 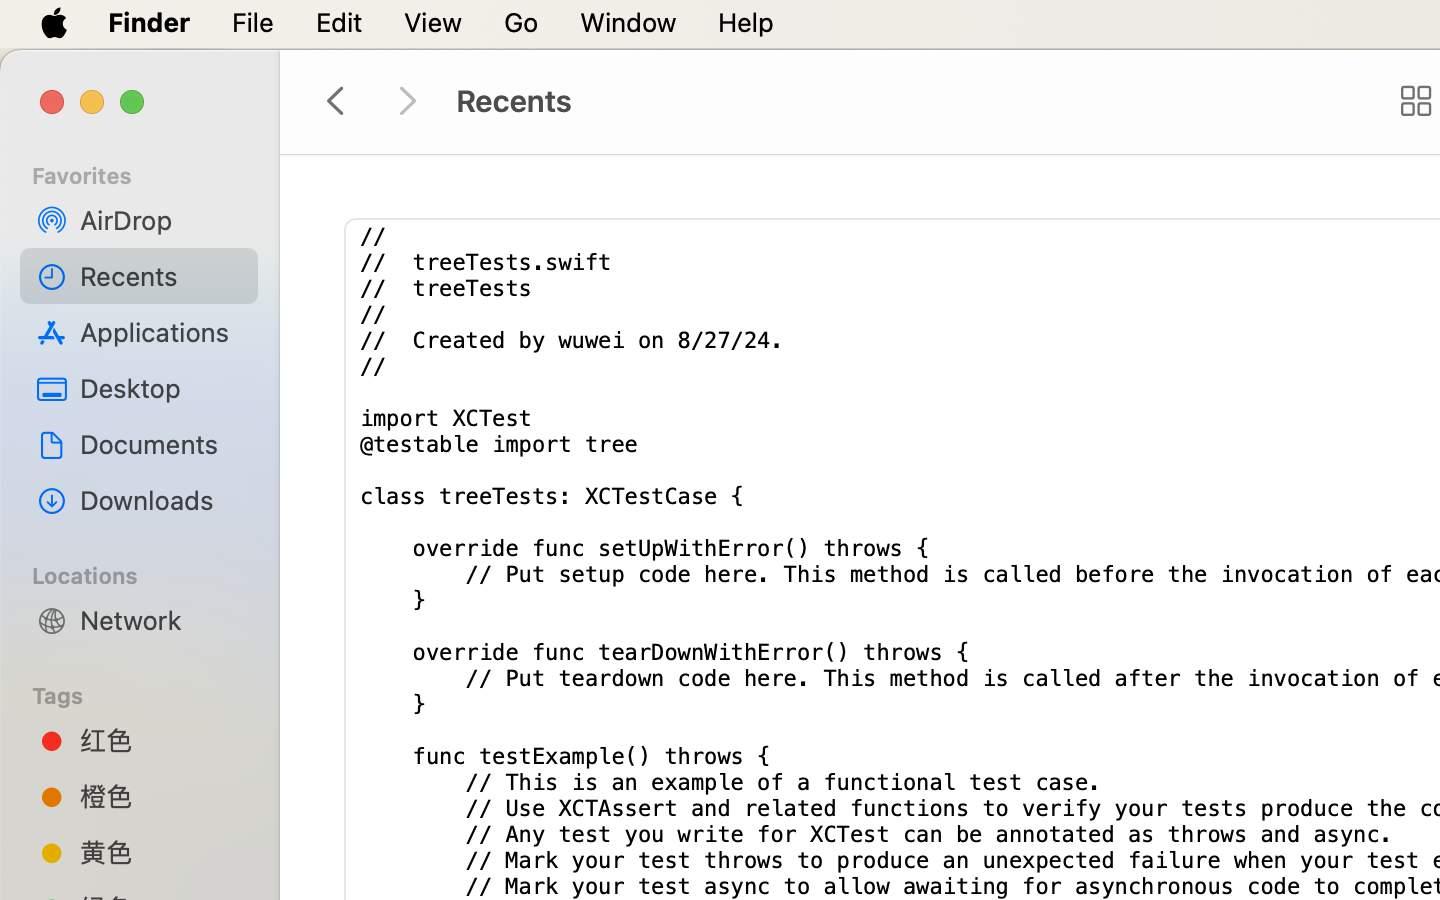 I want to click on '红色', so click(x=159, y=738).